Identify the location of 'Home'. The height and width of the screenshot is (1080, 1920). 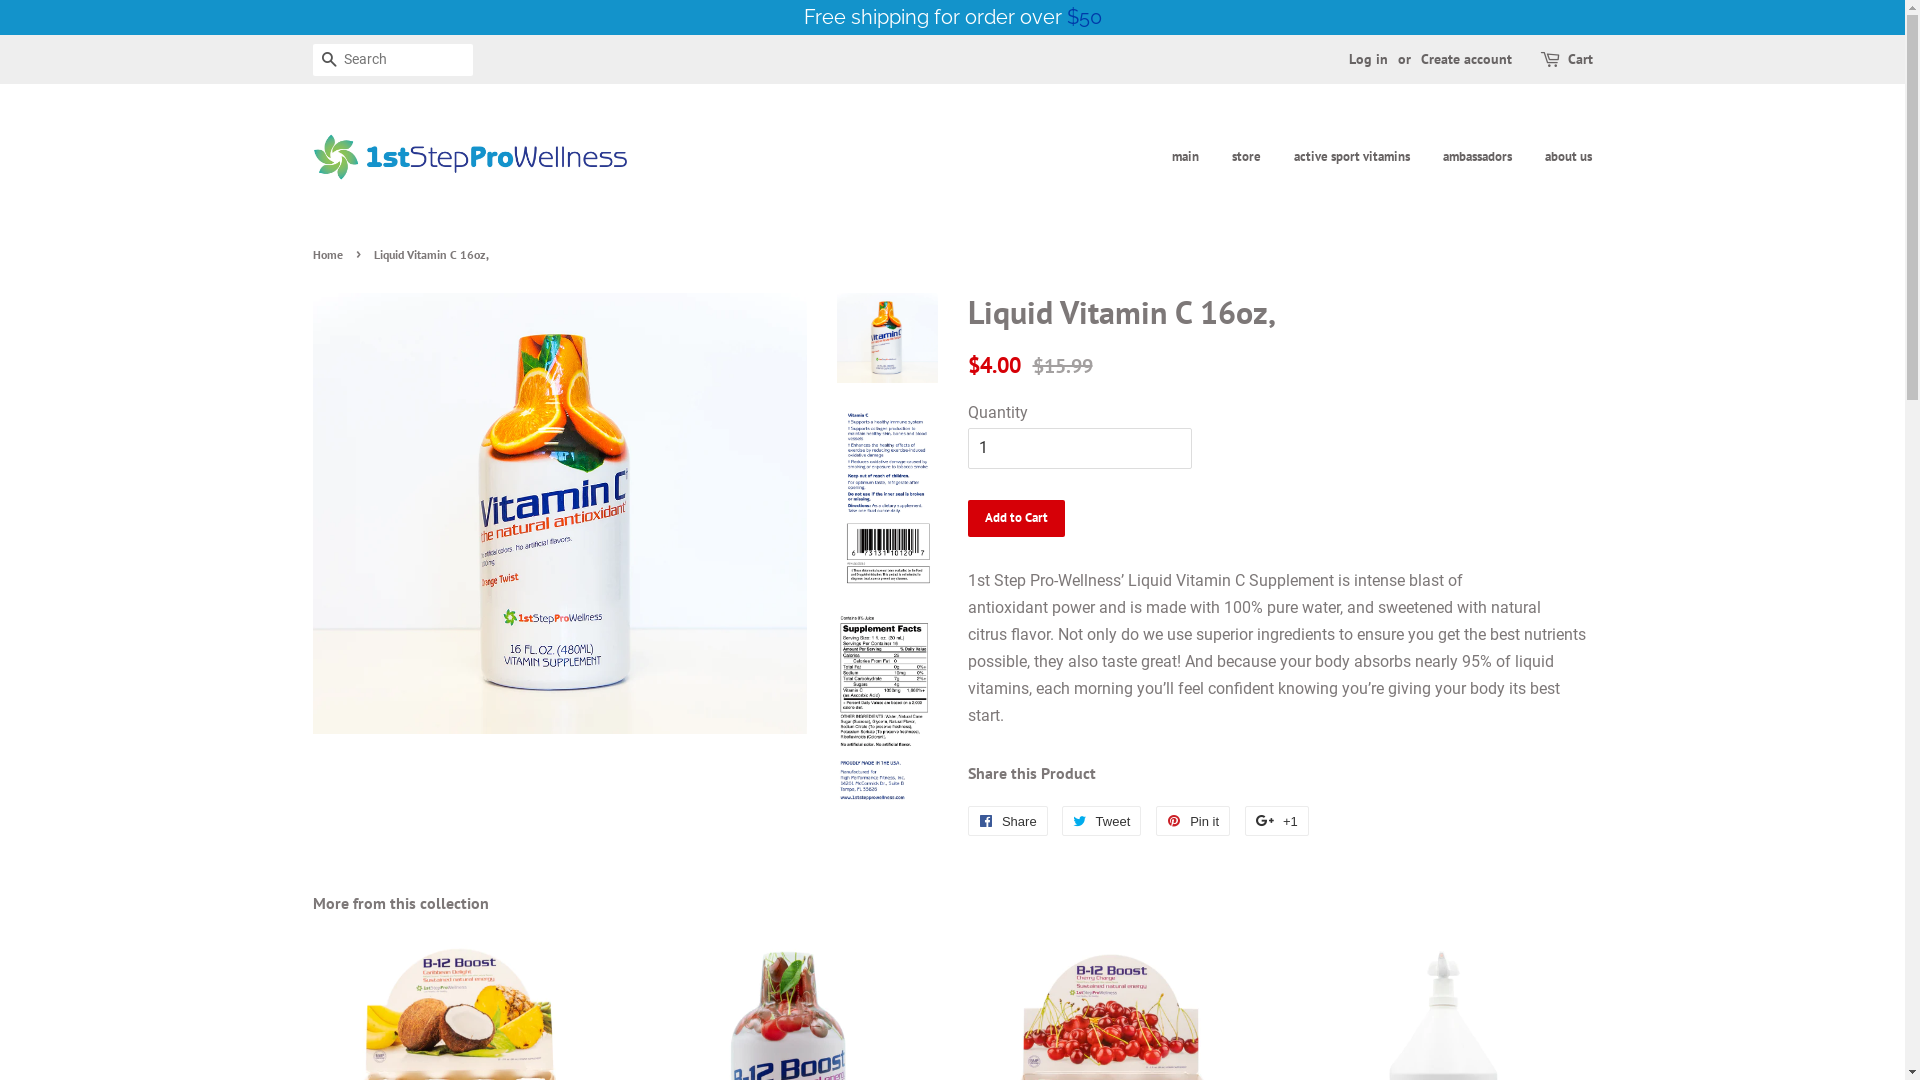
(329, 253).